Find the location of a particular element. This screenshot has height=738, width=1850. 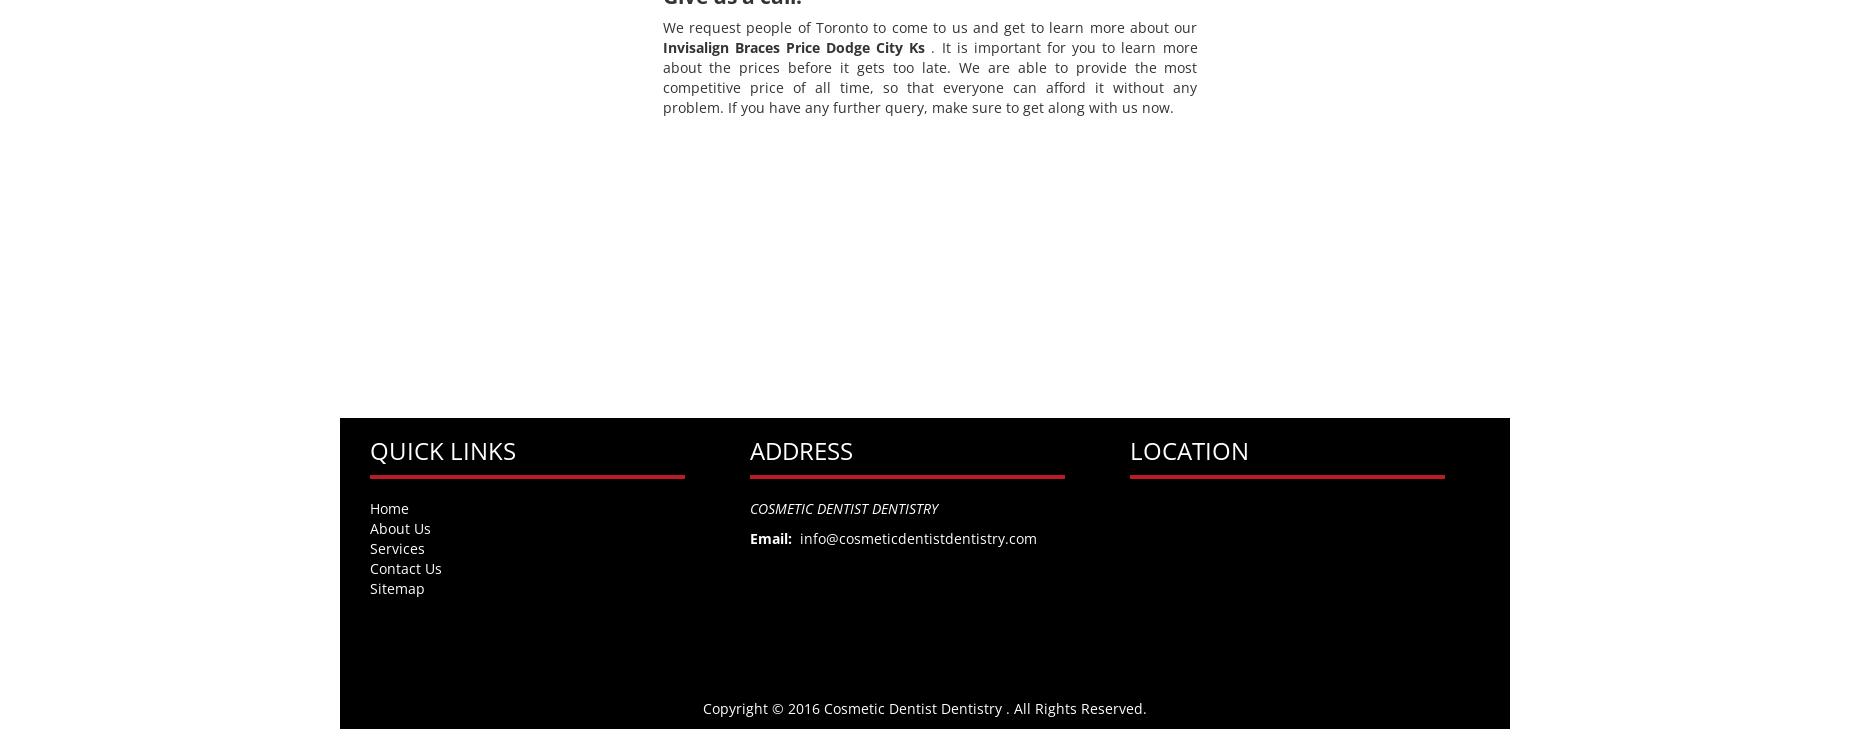

'COSMETIC DENTIST DENTISTRY' is located at coordinates (843, 507).